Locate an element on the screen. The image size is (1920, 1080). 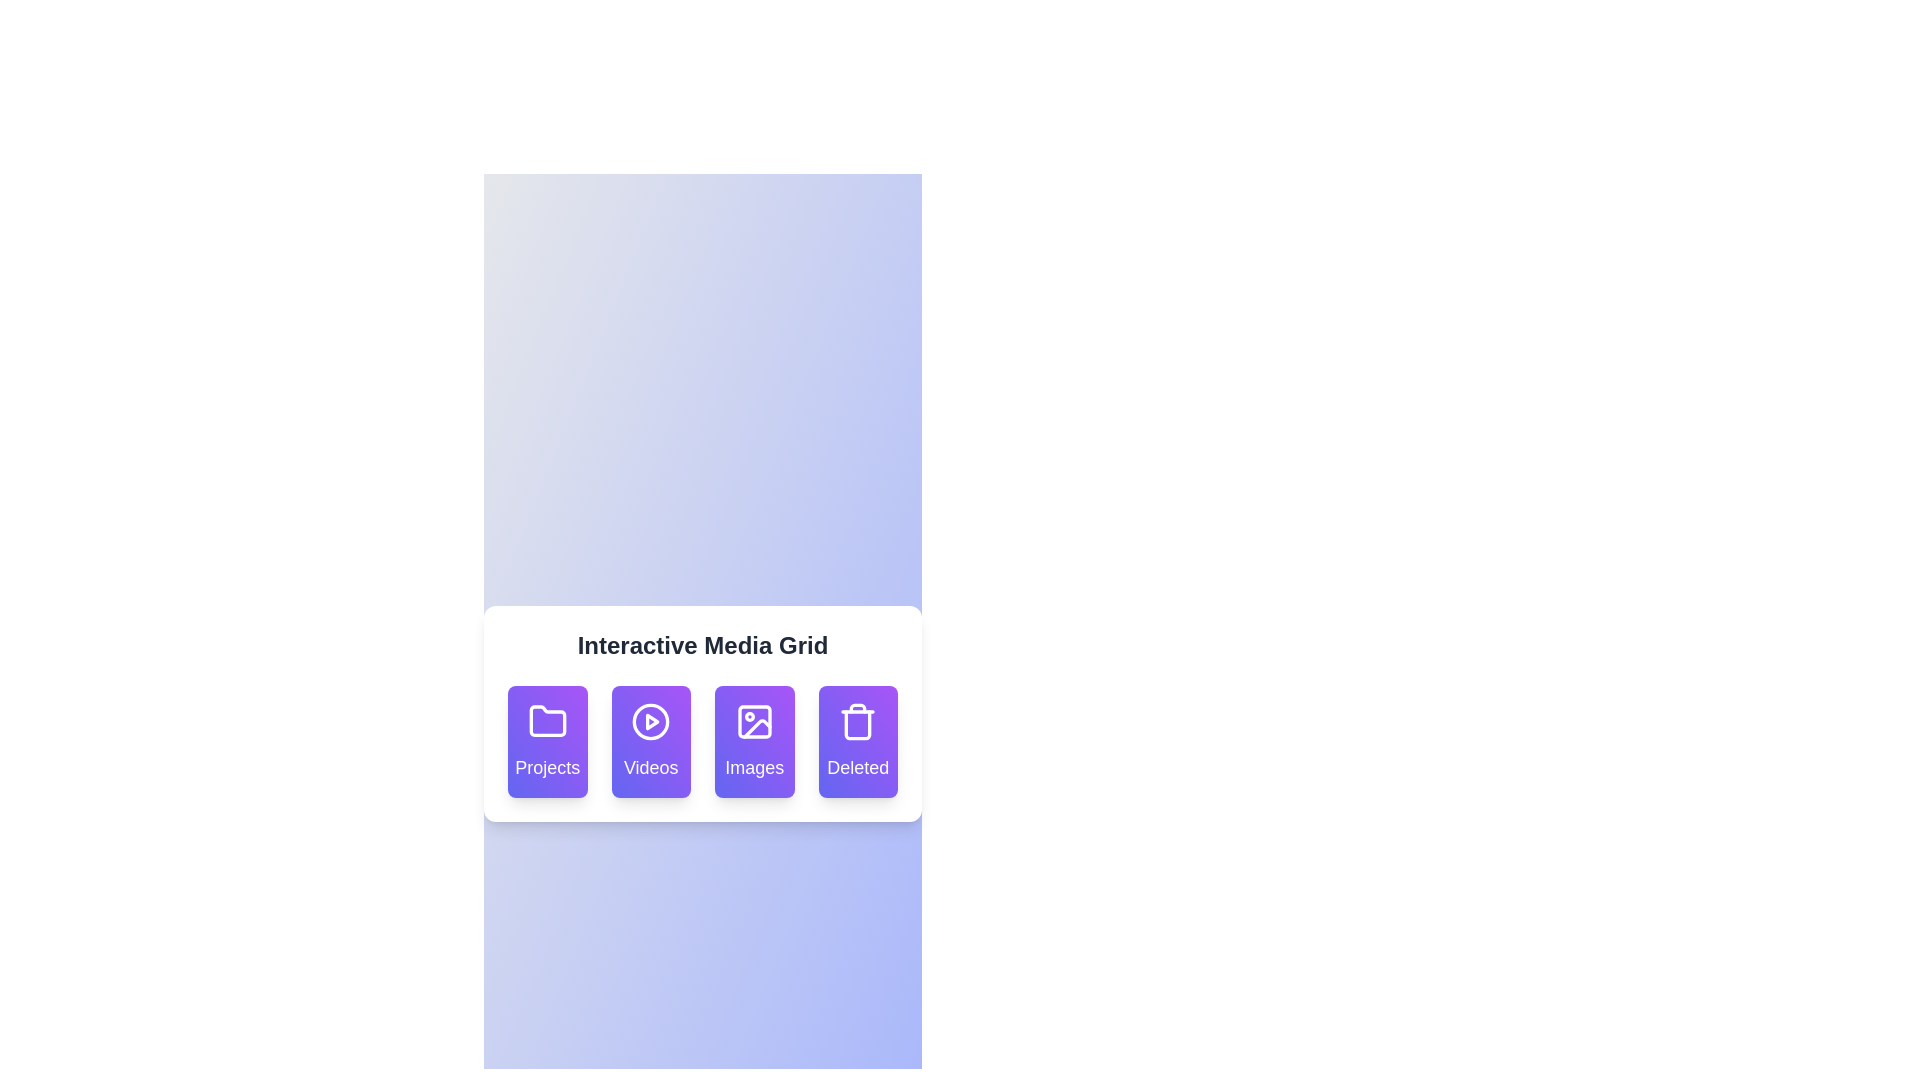
the triangular play icon located at the center of the 'Videos' button, which is the second button in a row of four buttons near the bottom of the visible card is located at coordinates (652, 721).